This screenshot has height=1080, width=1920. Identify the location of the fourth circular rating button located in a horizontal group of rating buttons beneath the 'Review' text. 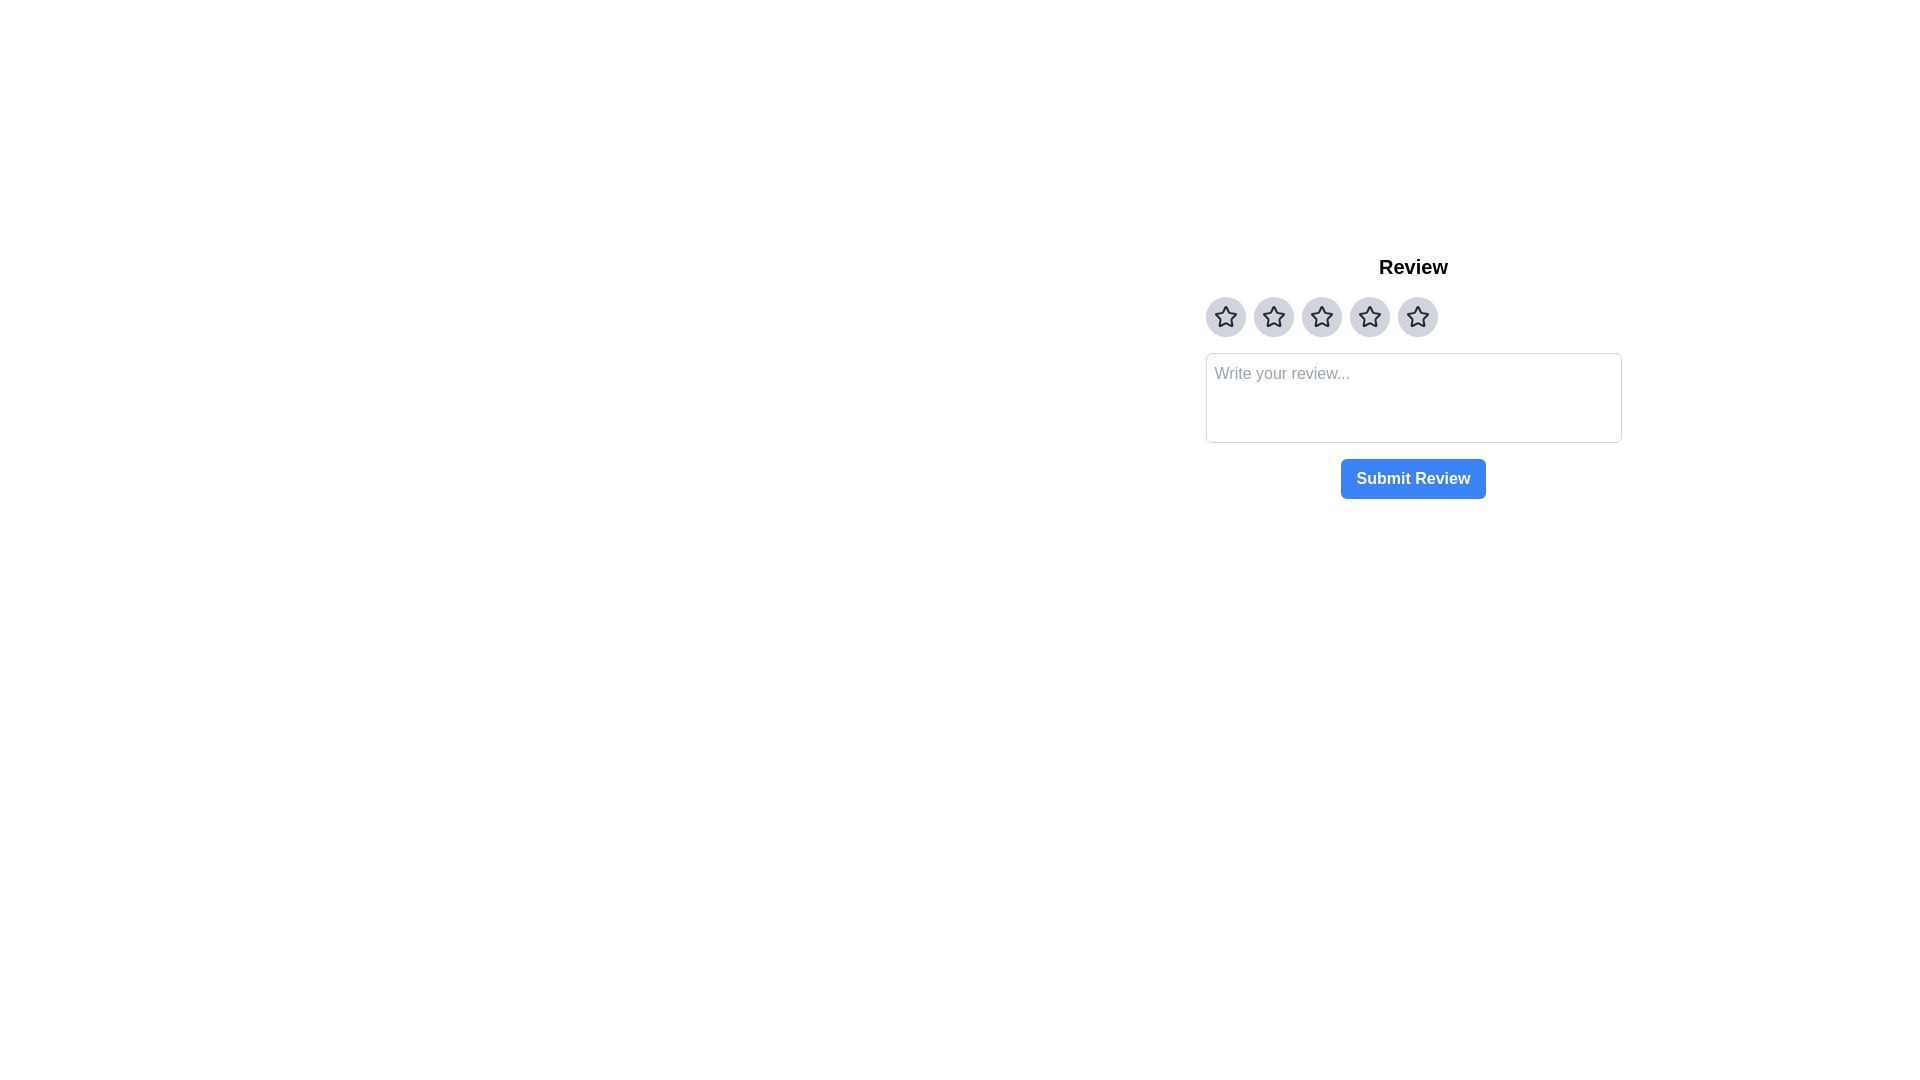
(1368, 315).